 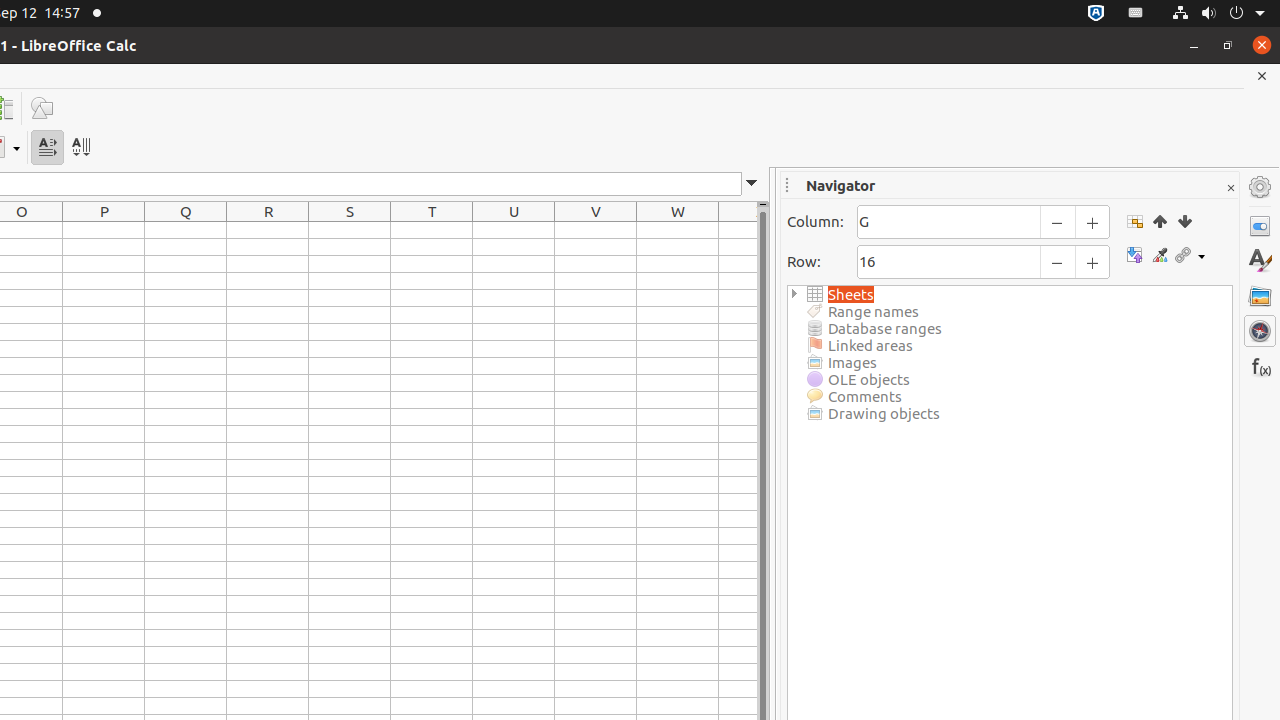 I want to click on 'Toggle', so click(x=1134, y=254).